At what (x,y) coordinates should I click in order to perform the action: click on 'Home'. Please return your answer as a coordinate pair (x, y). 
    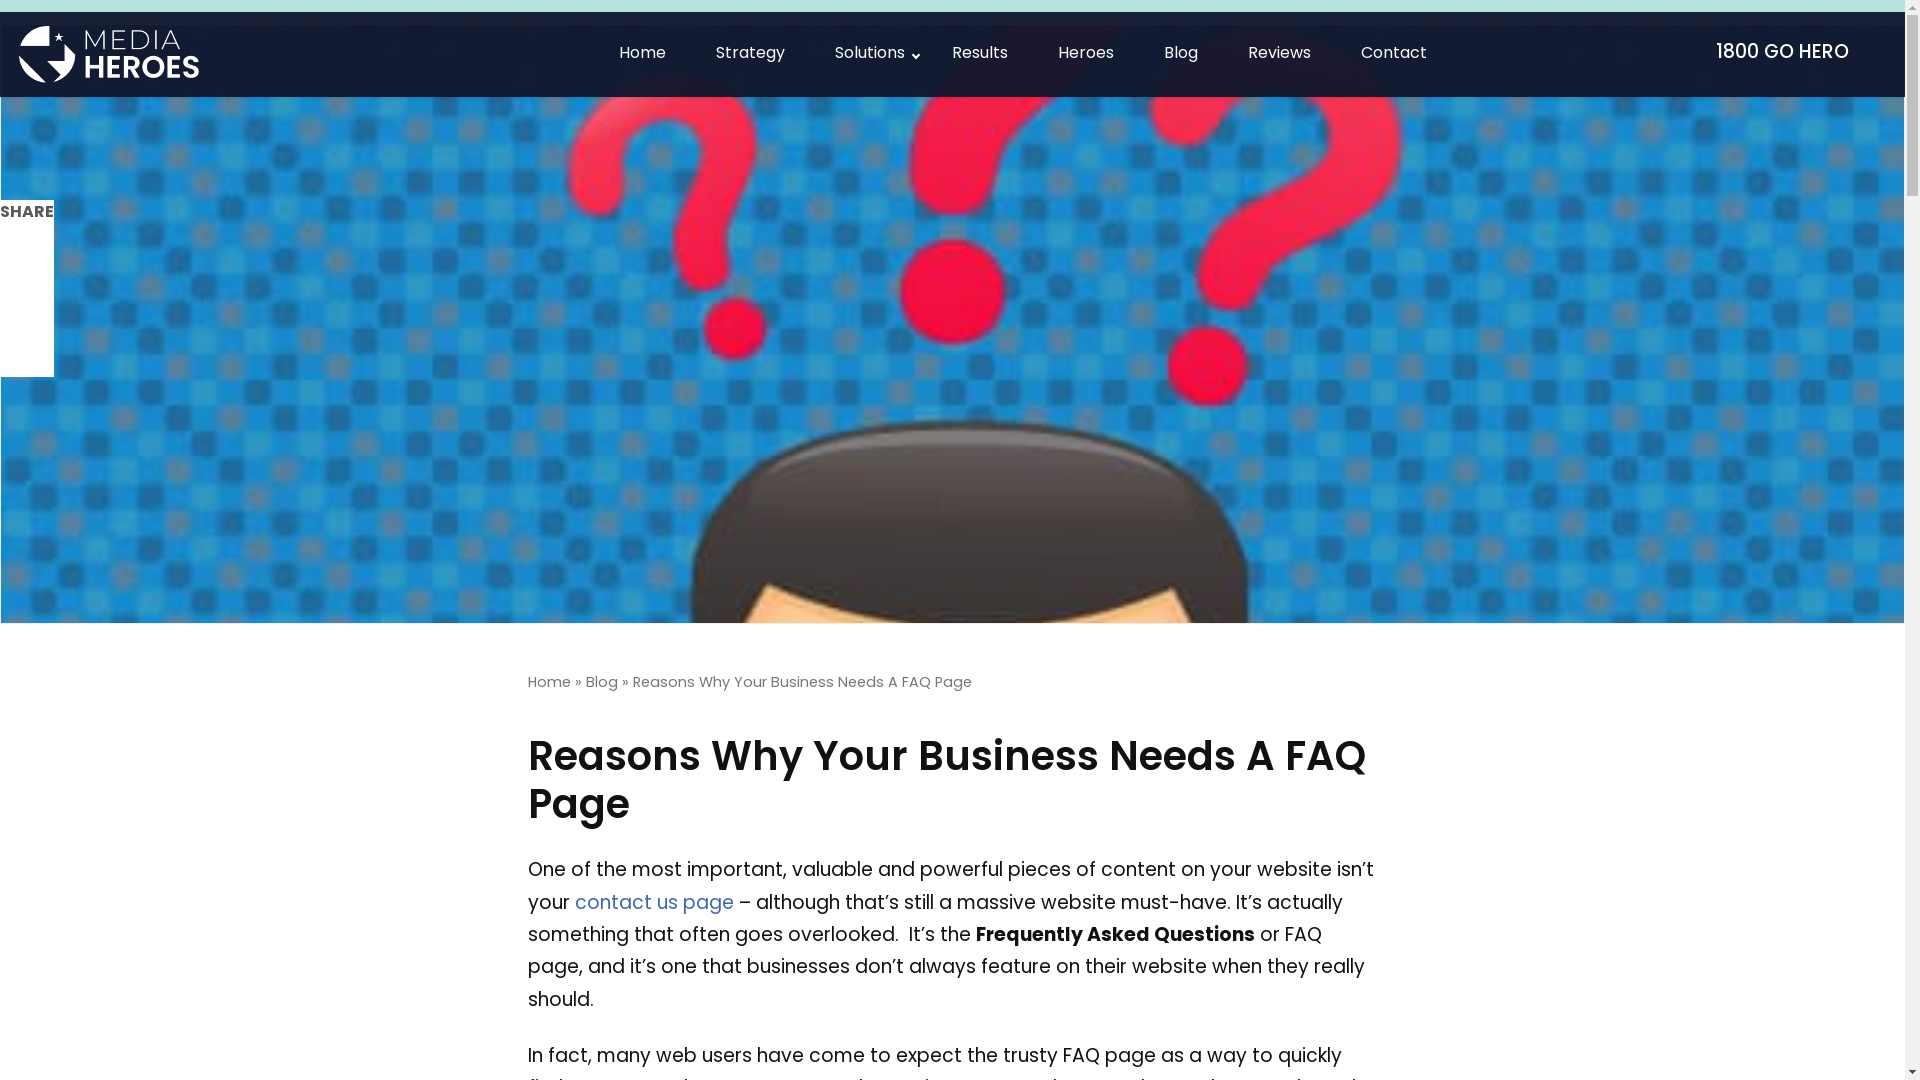
    Looking at the image, I should click on (549, 682).